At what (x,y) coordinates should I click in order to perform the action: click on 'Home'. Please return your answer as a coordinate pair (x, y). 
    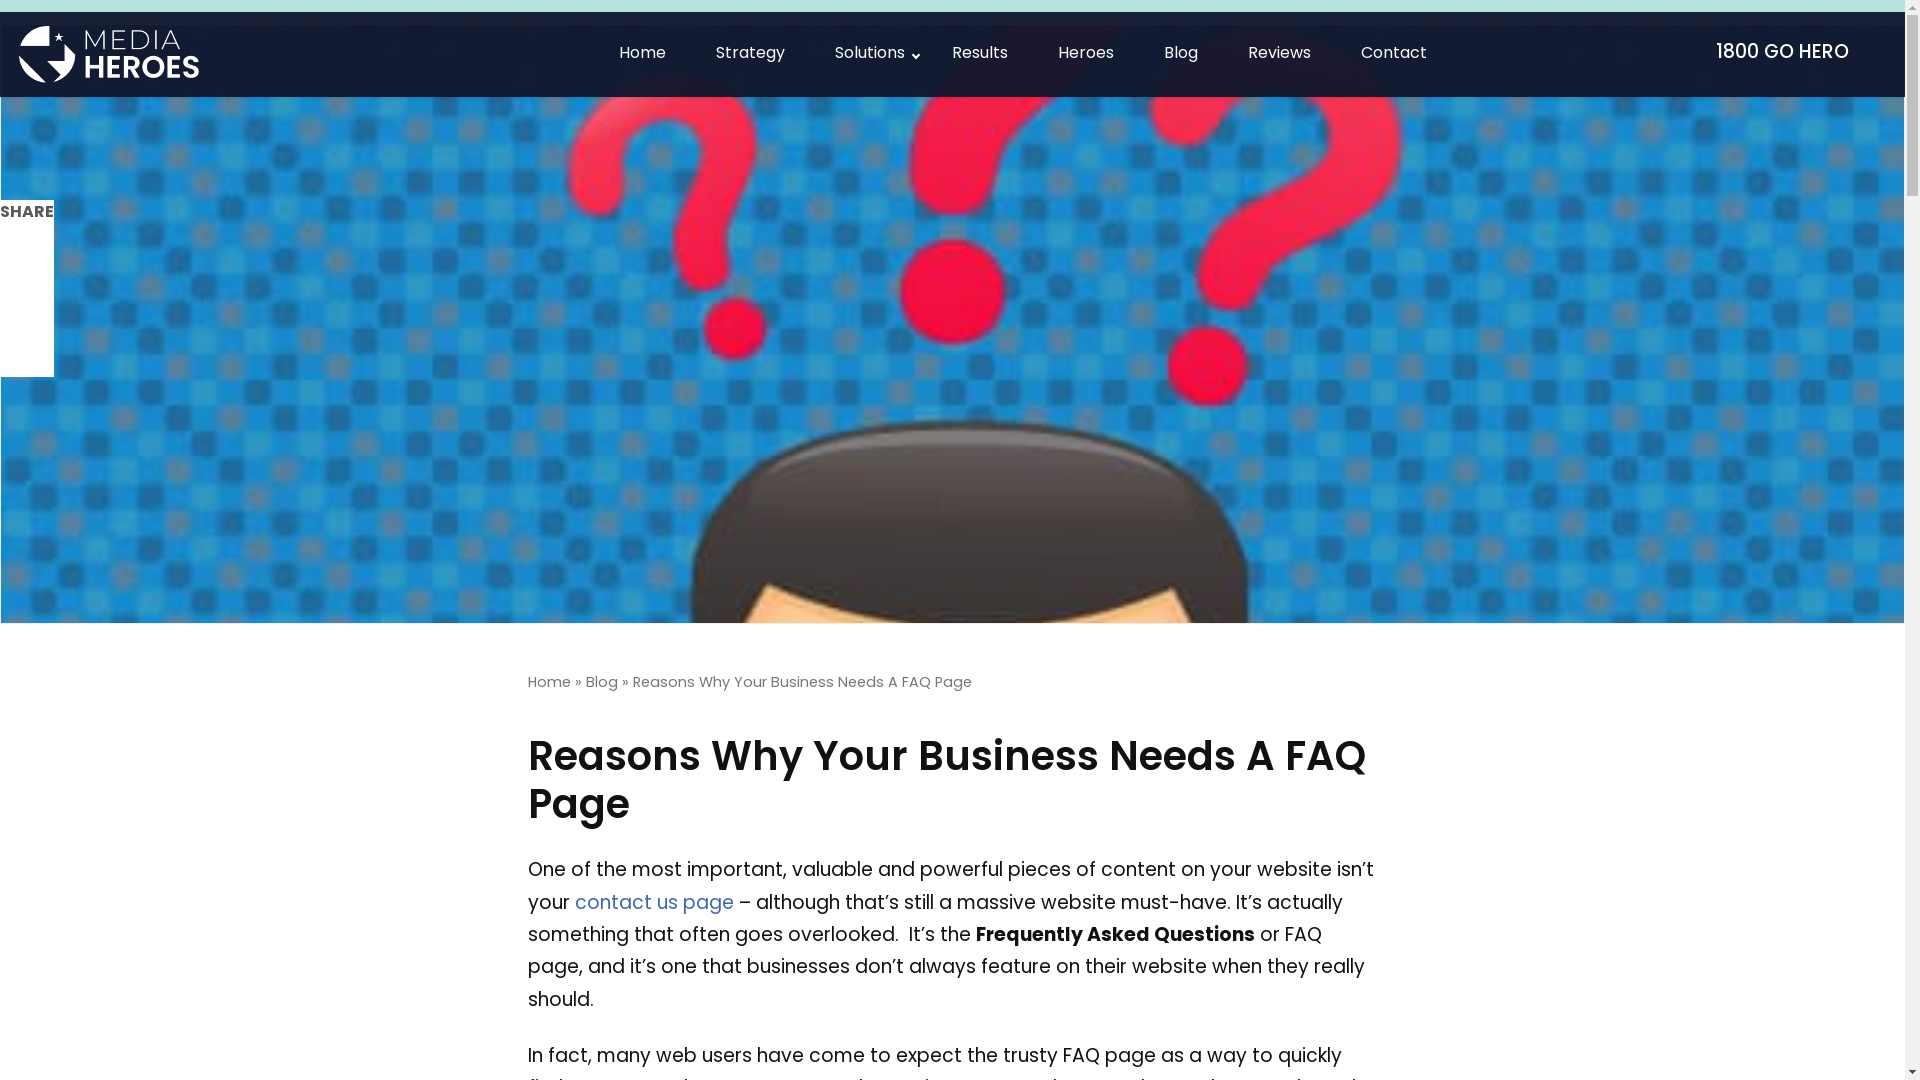
    Looking at the image, I should click on (549, 682).